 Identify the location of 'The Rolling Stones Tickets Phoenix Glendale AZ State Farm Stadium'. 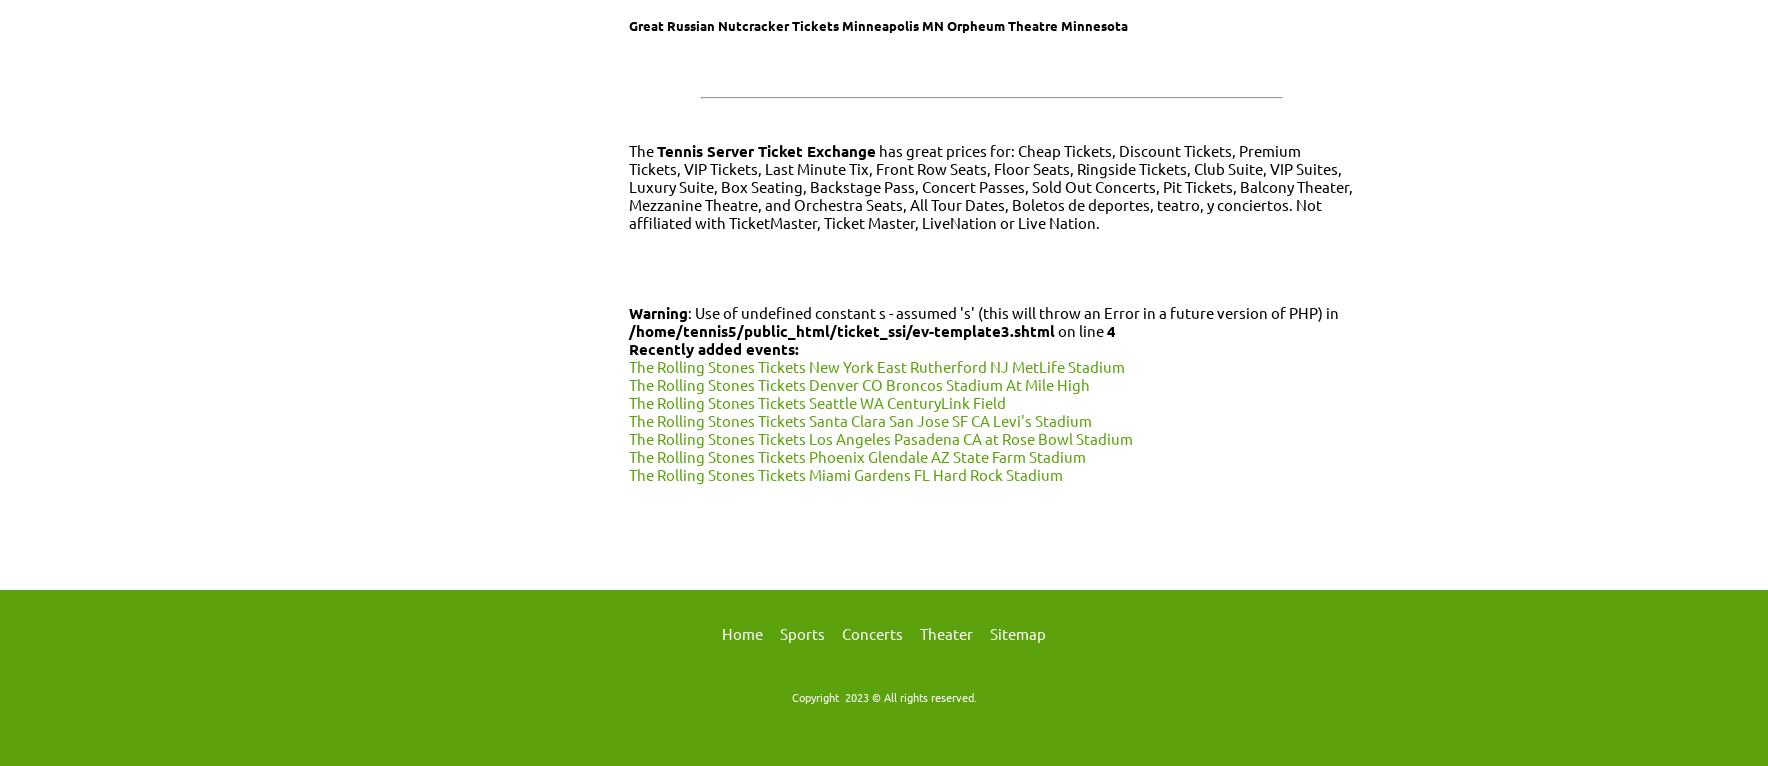
(628, 456).